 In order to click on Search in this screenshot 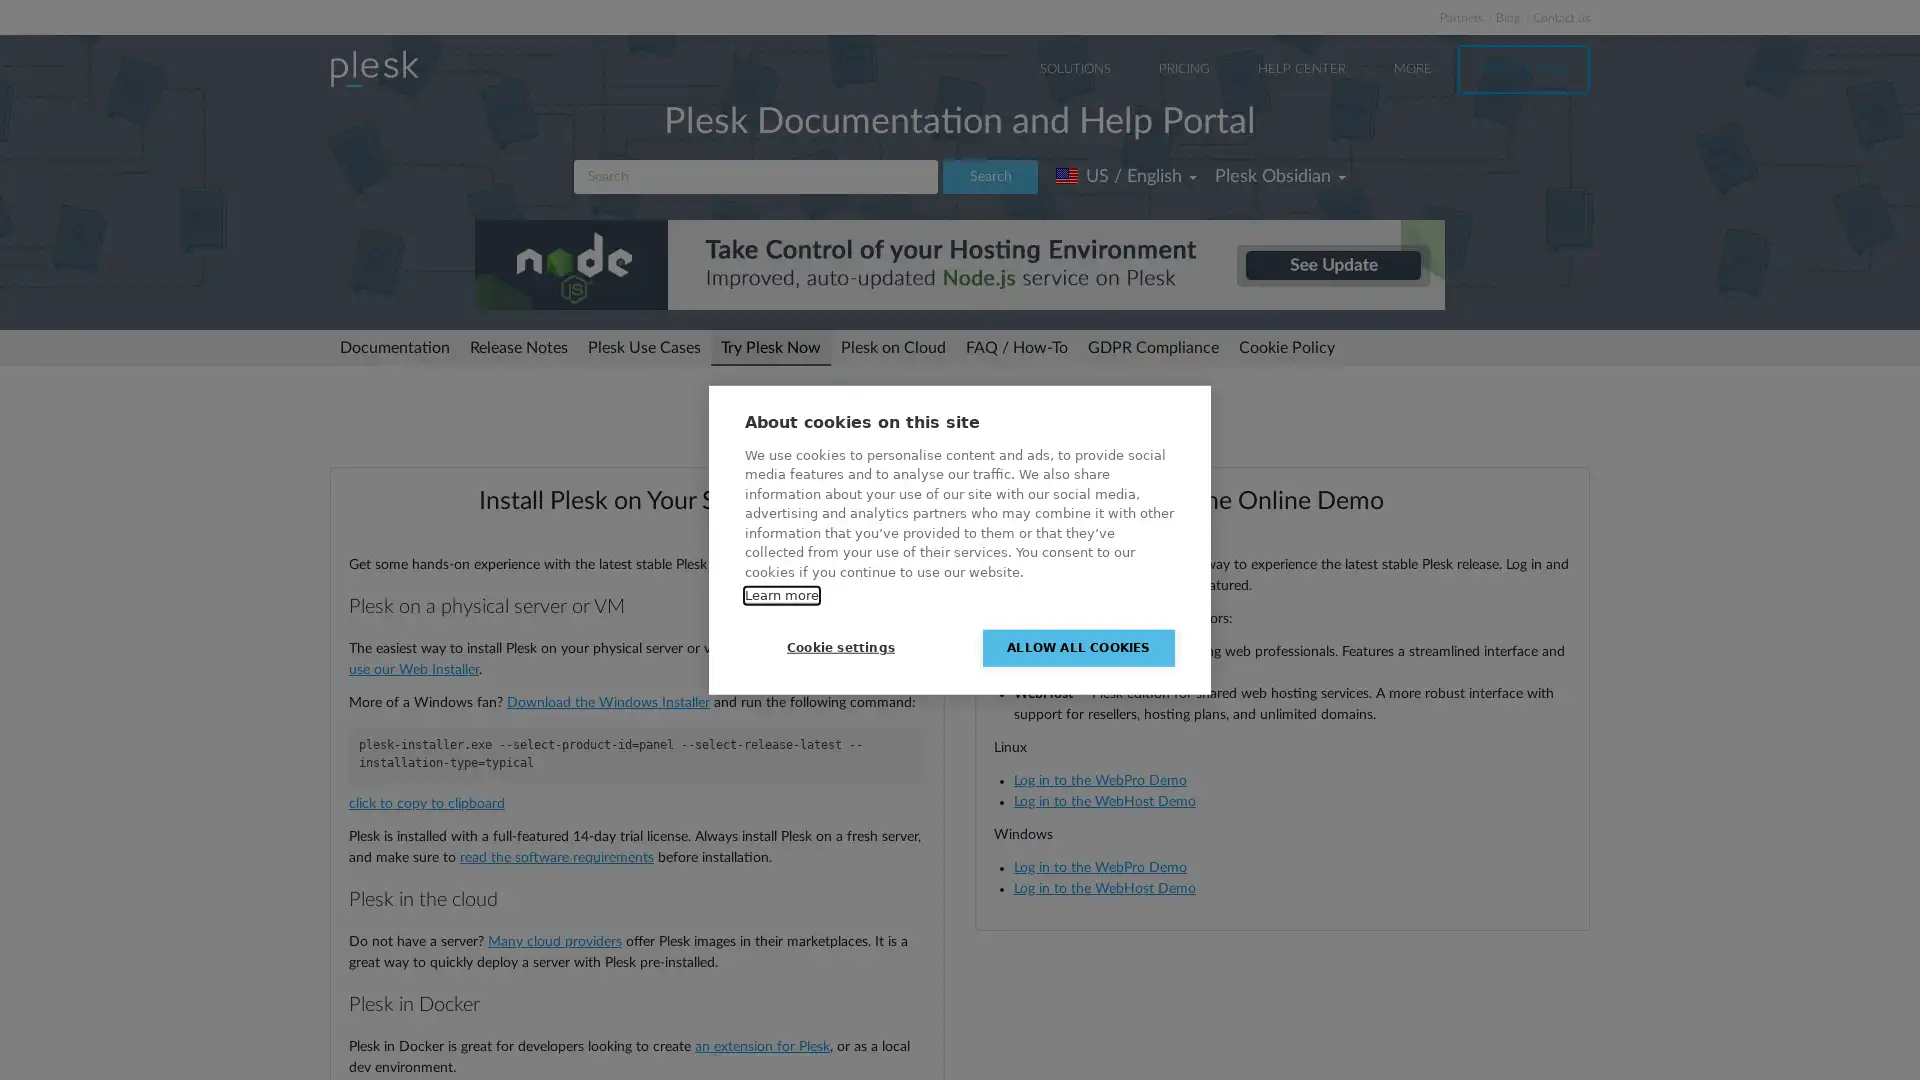, I will do `click(990, 176)`.